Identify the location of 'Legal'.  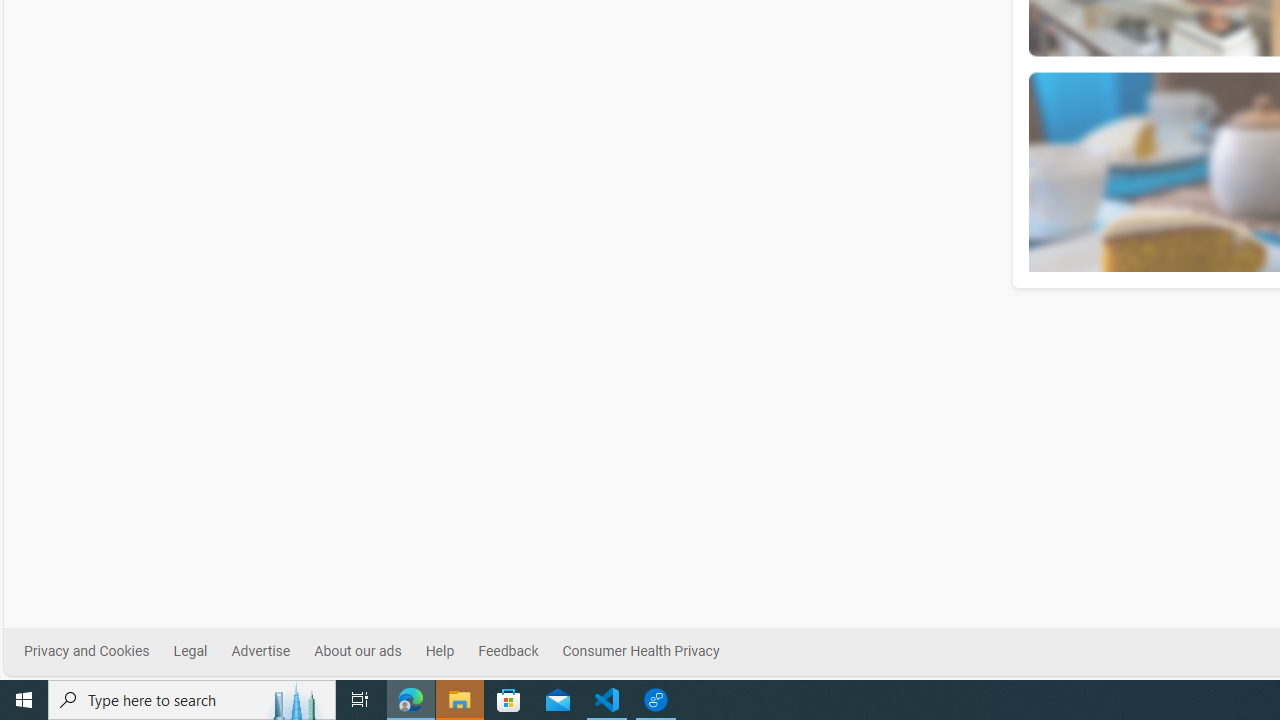
(202, 651).